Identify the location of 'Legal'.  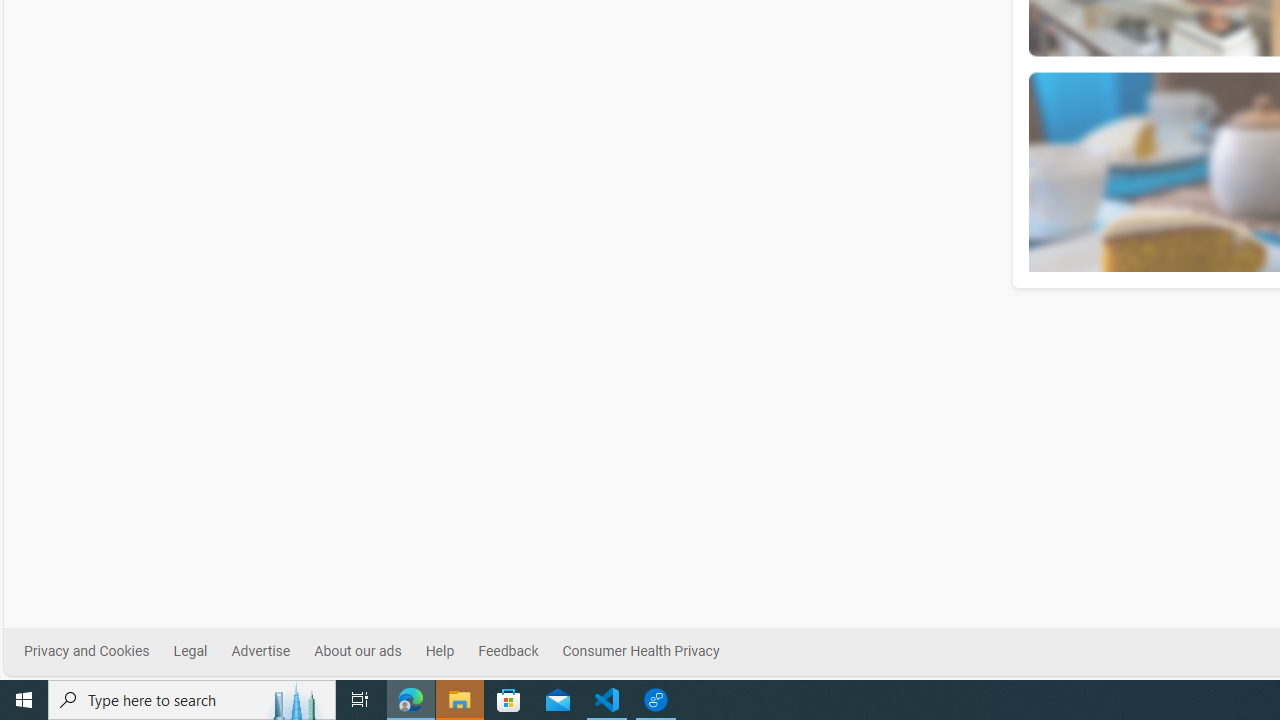
(202, 651).